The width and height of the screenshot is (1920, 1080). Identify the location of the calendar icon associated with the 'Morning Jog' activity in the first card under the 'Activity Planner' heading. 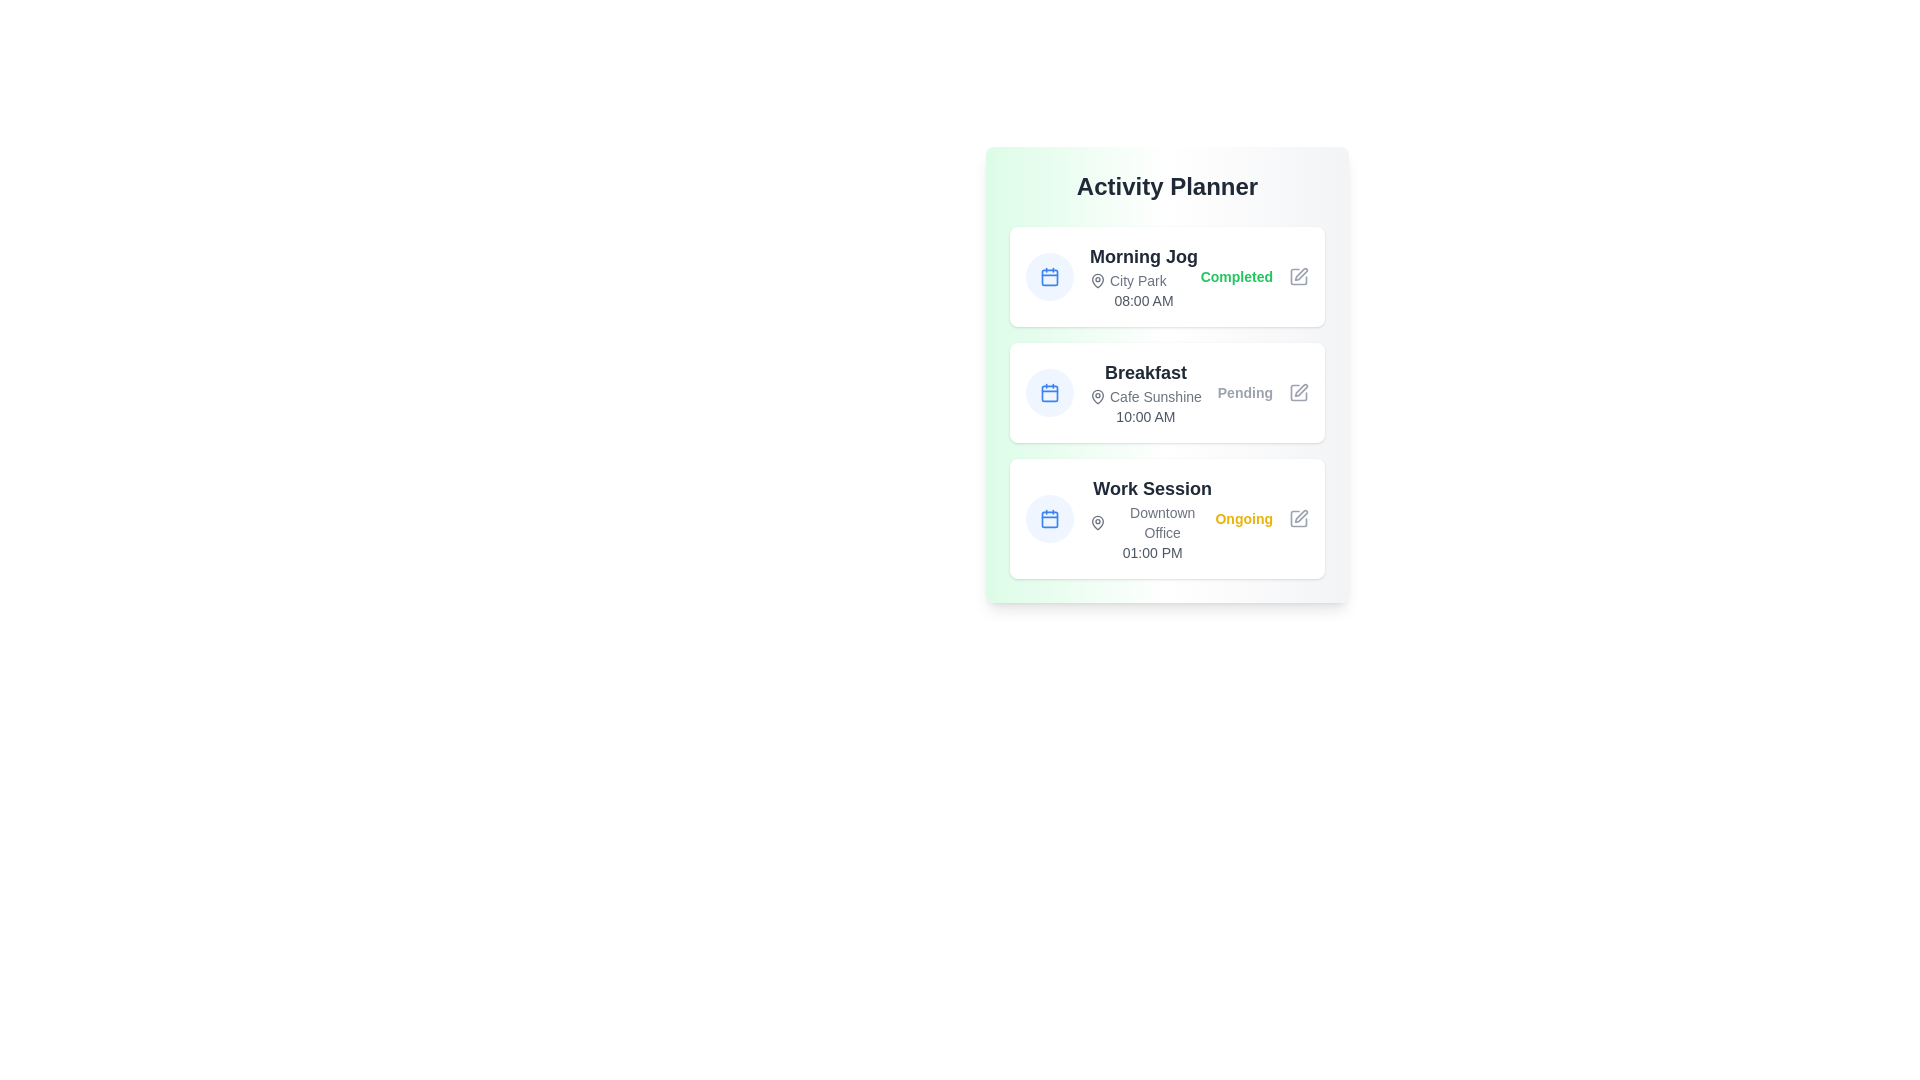
(1049, 277).